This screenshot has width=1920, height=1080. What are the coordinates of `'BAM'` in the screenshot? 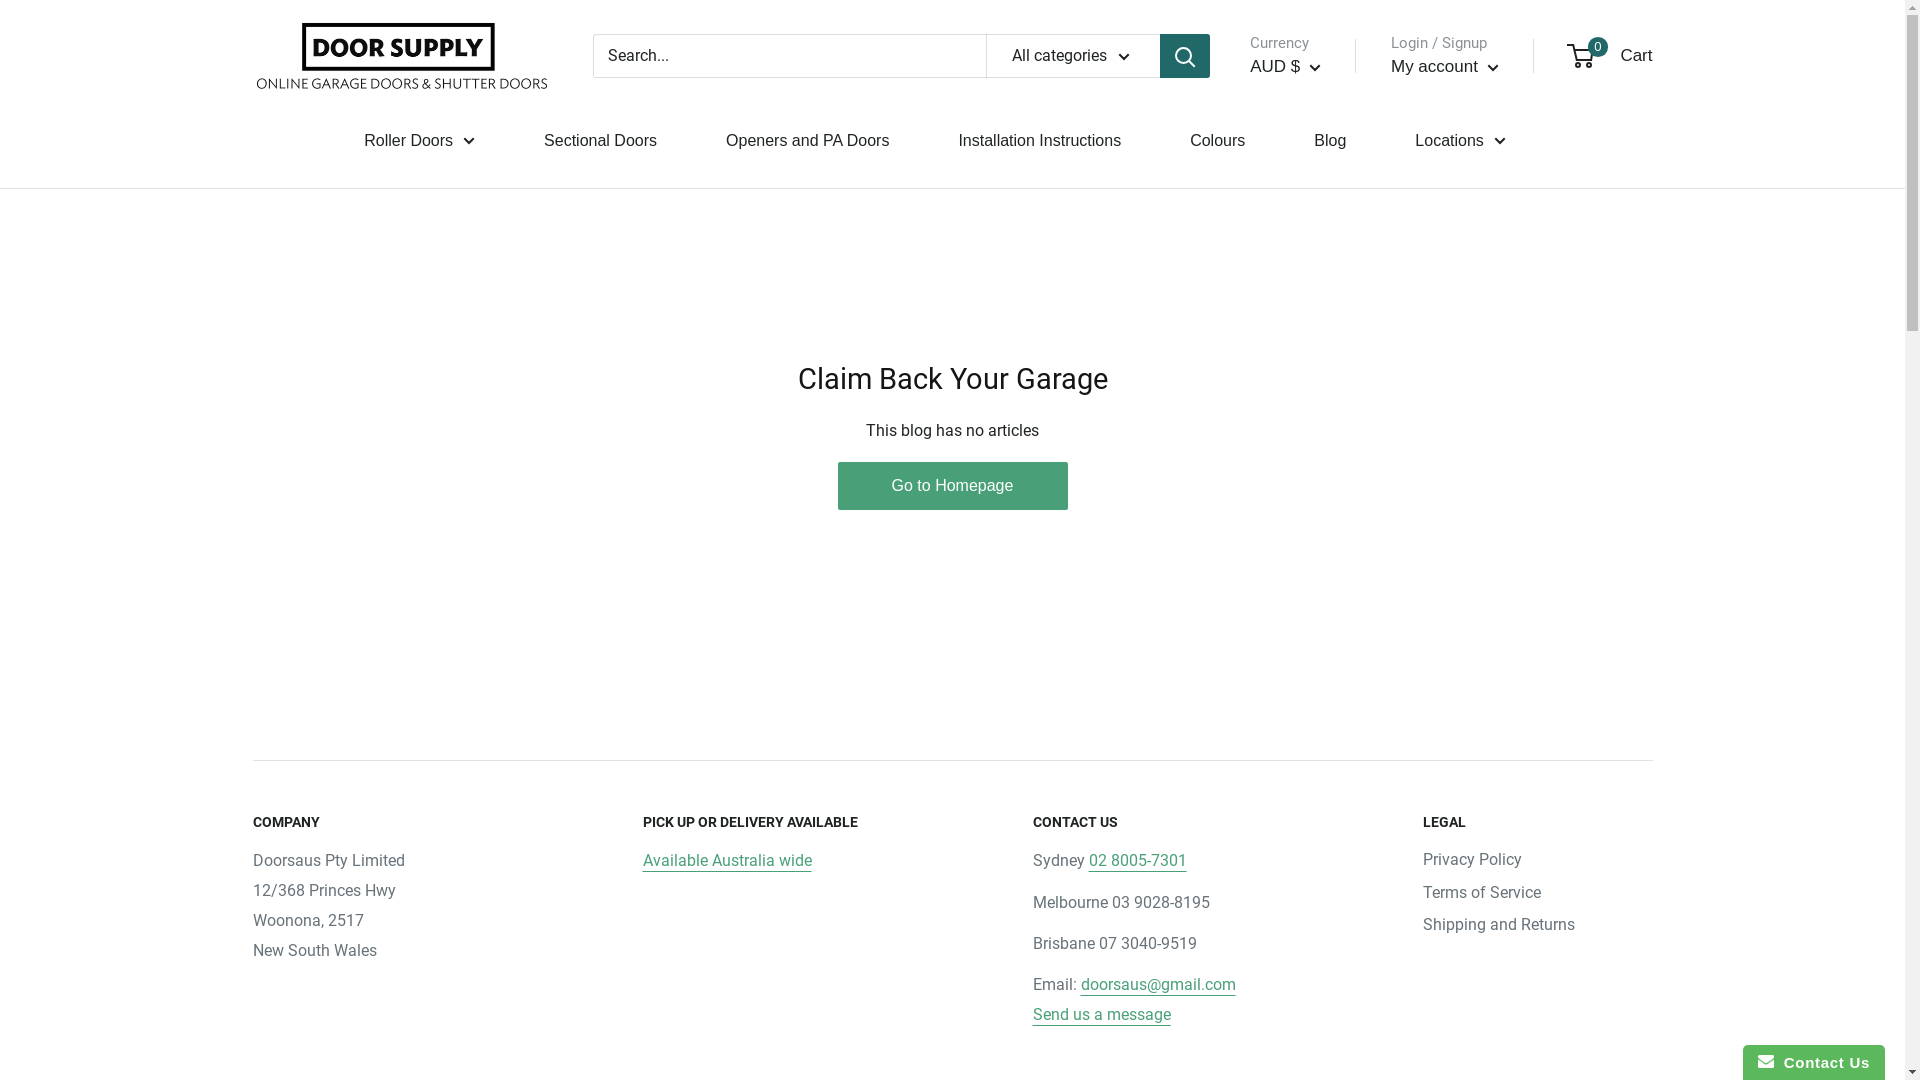 It's located at (1252, 544).